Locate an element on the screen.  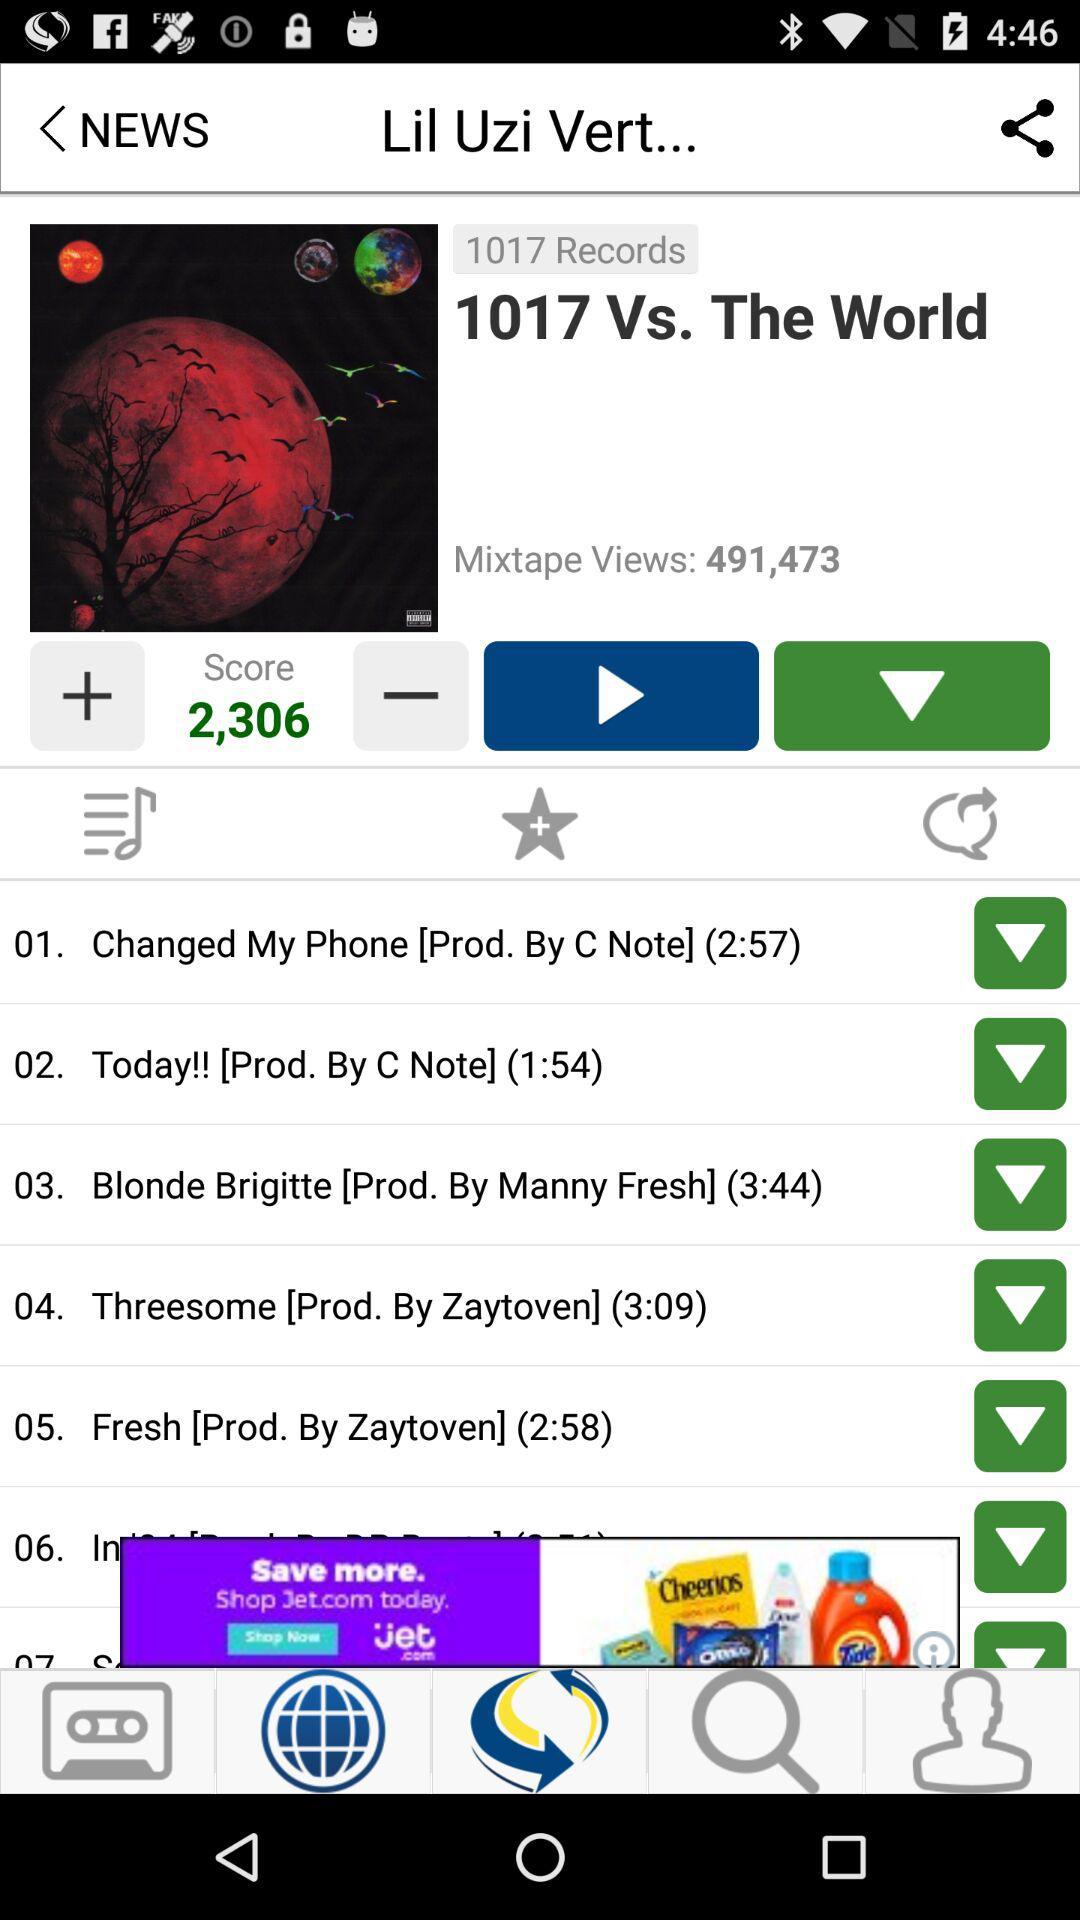
comment is located at coordinates (959, 823).